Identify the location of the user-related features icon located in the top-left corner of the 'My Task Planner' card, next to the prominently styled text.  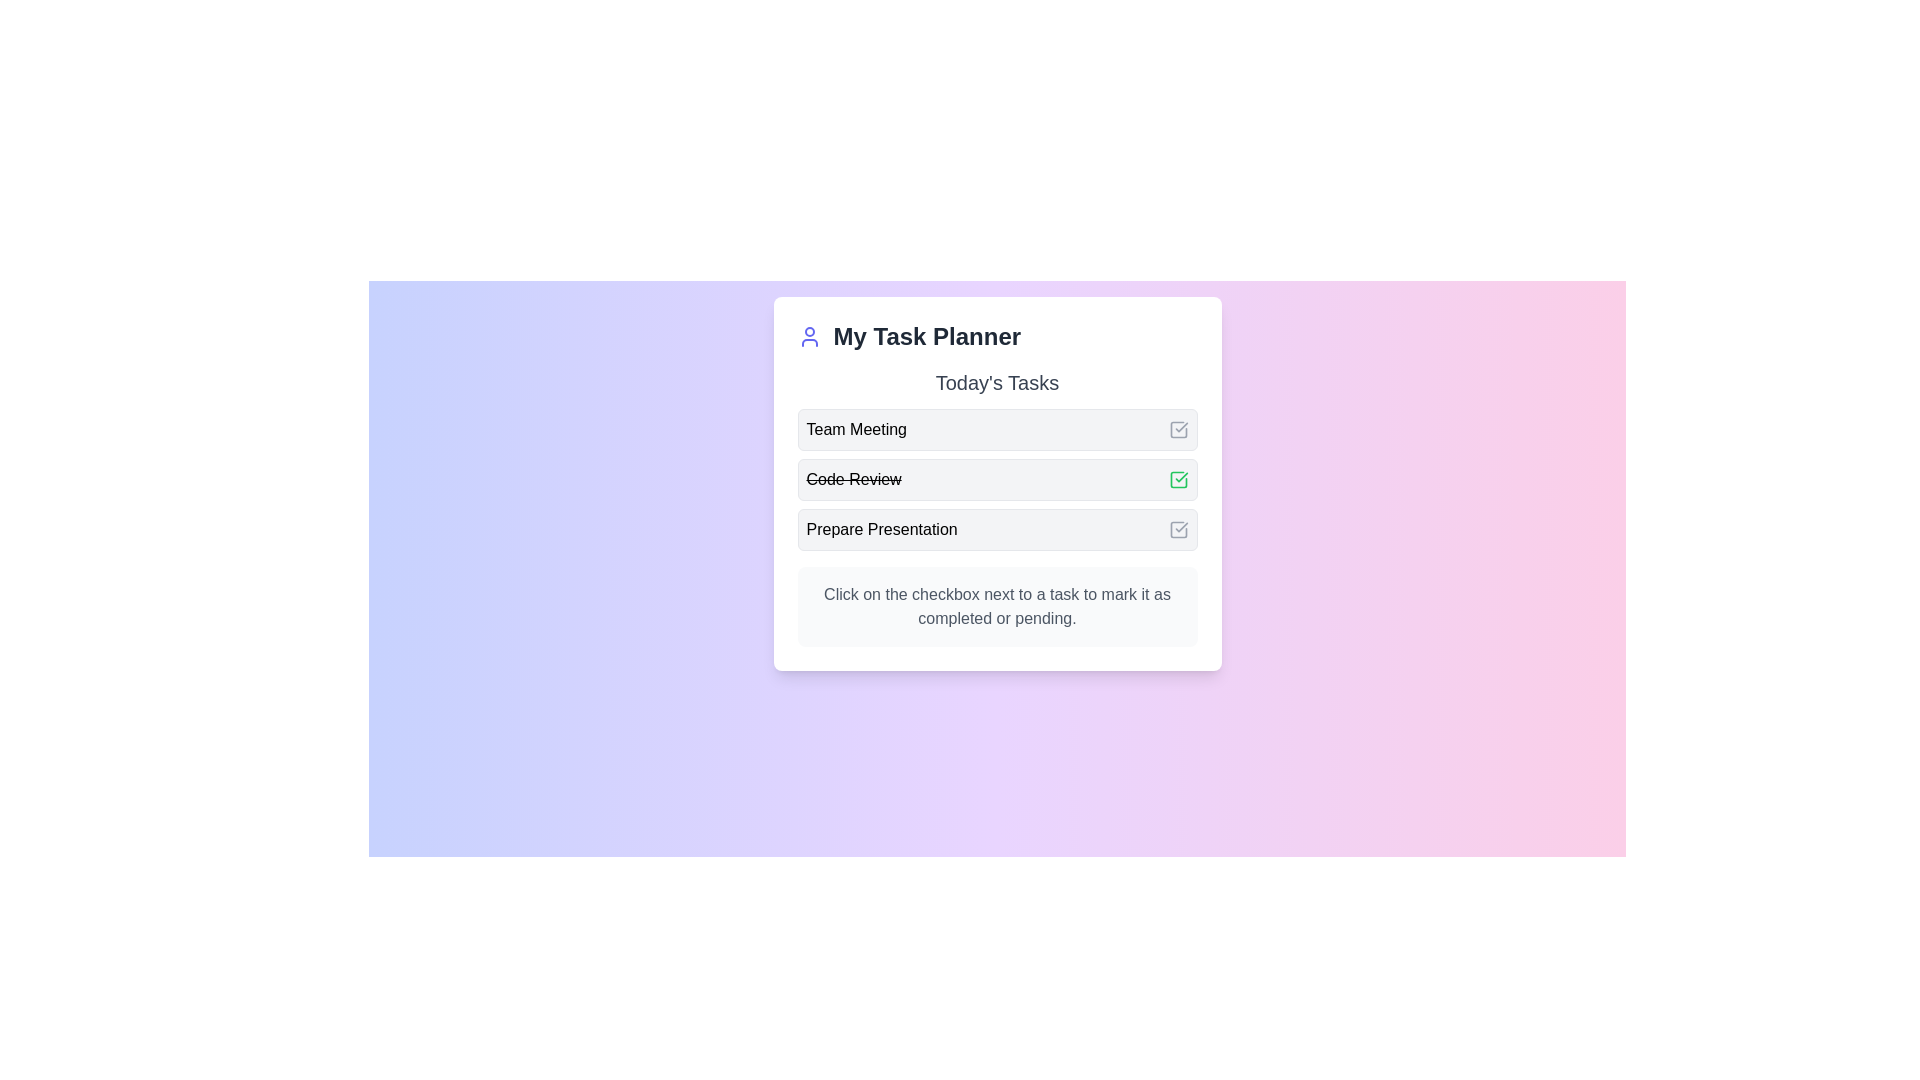
(809, 335).